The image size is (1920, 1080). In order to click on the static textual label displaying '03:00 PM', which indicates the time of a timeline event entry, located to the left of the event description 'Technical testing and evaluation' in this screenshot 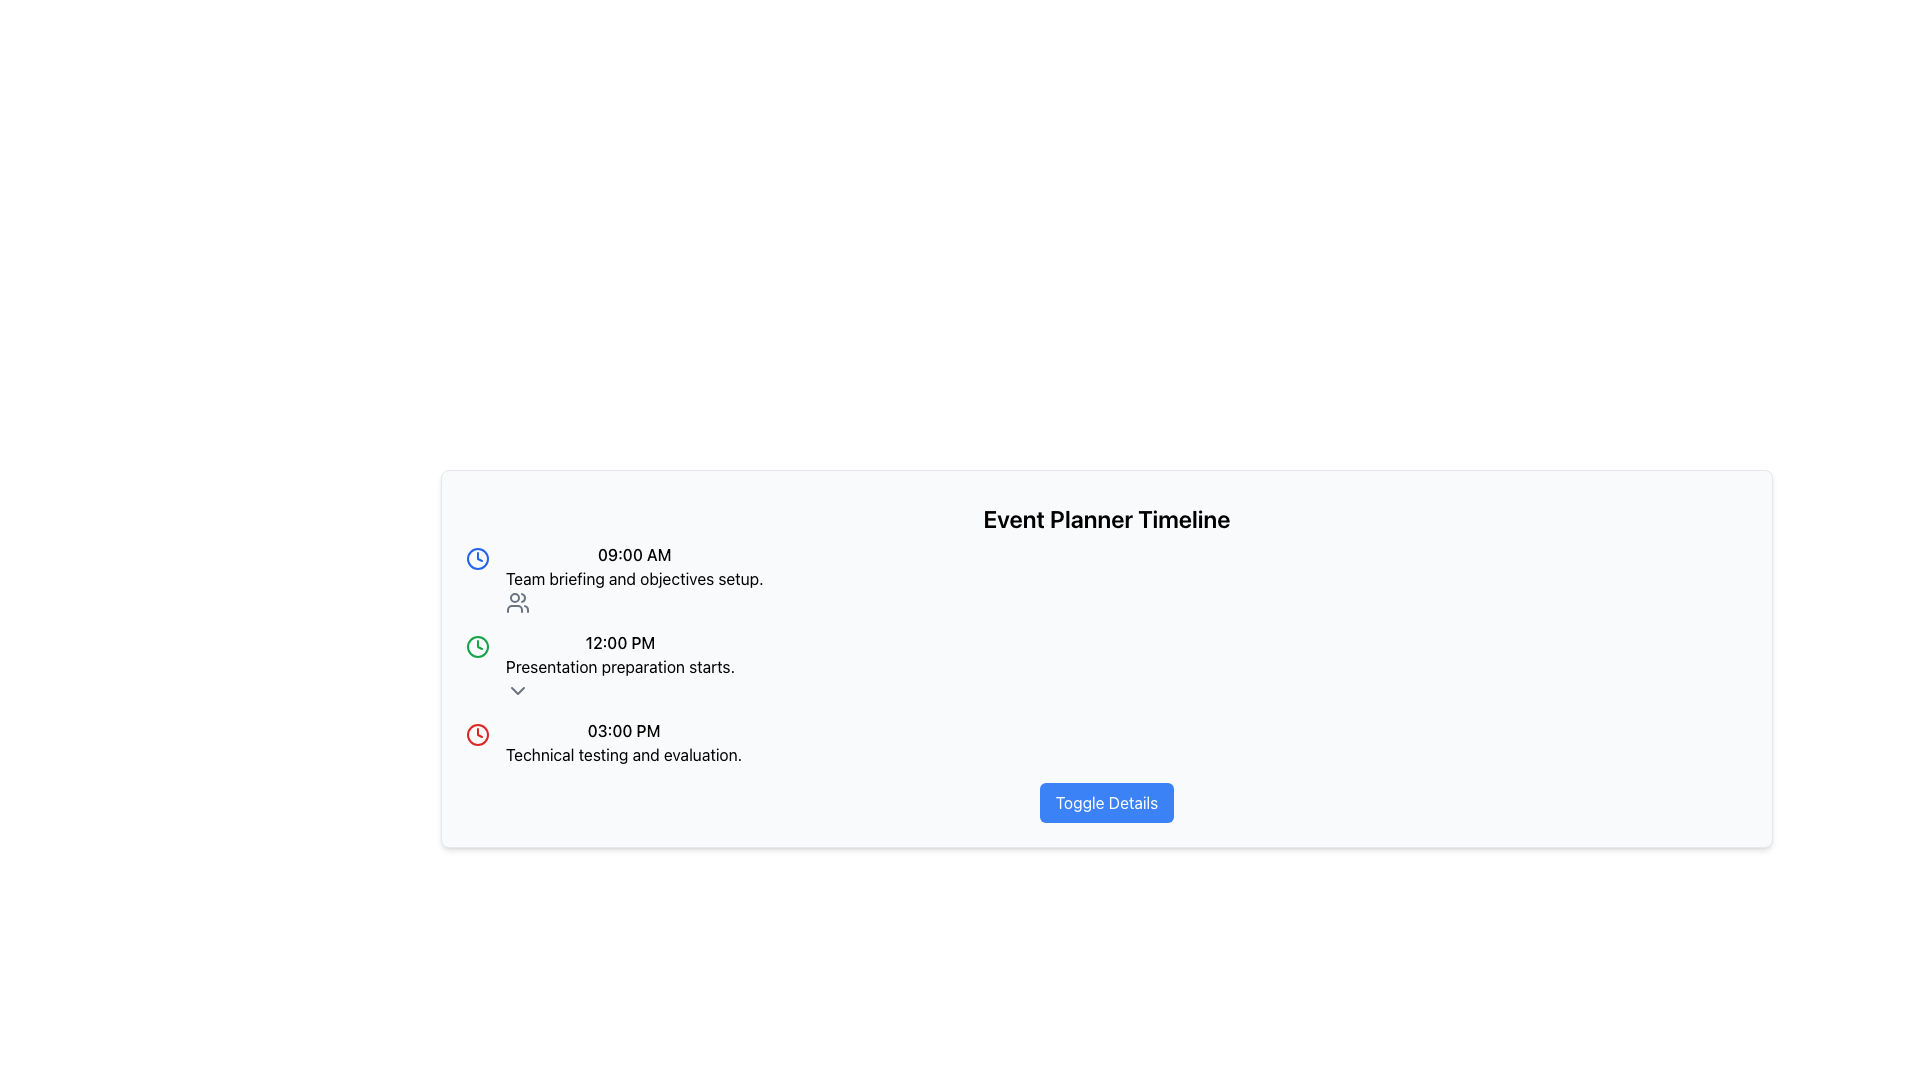, I will do `click(623, 731)`.